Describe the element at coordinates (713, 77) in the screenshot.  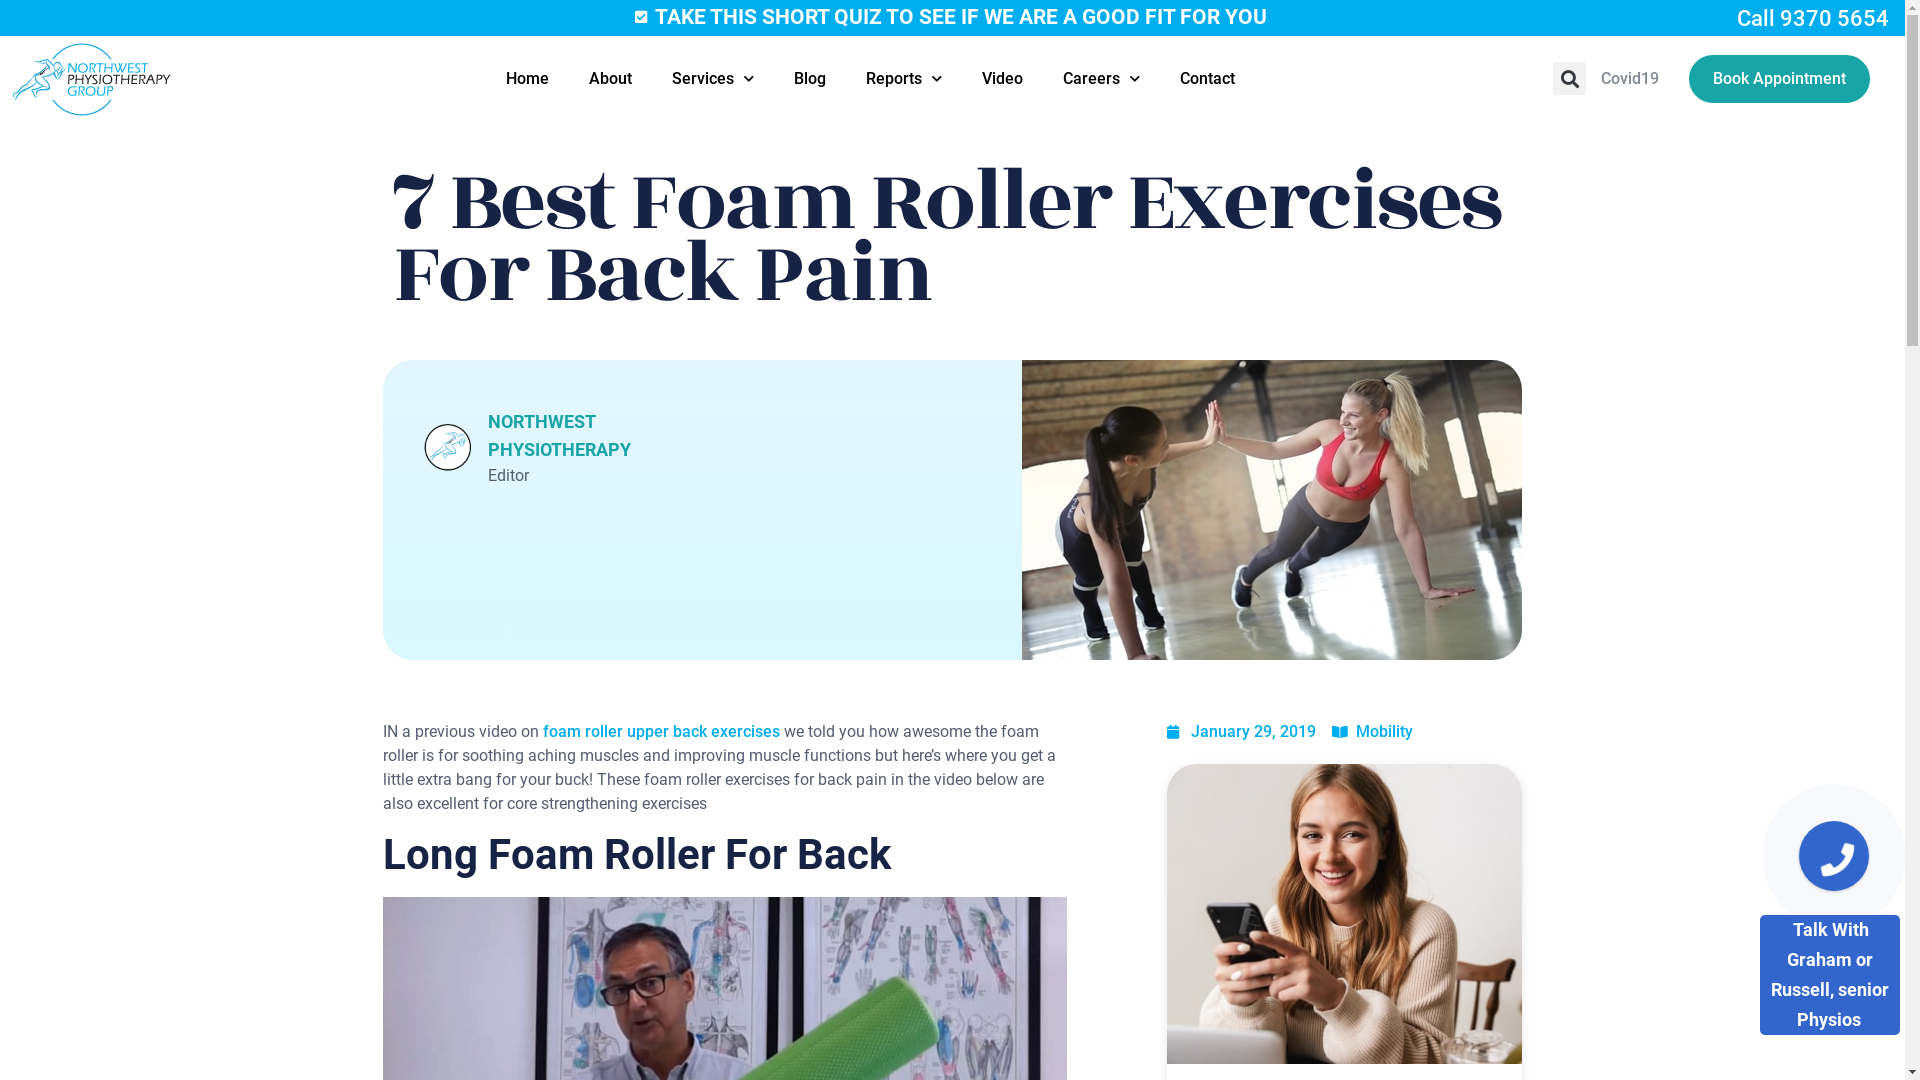
I see `'Services'` at that location.